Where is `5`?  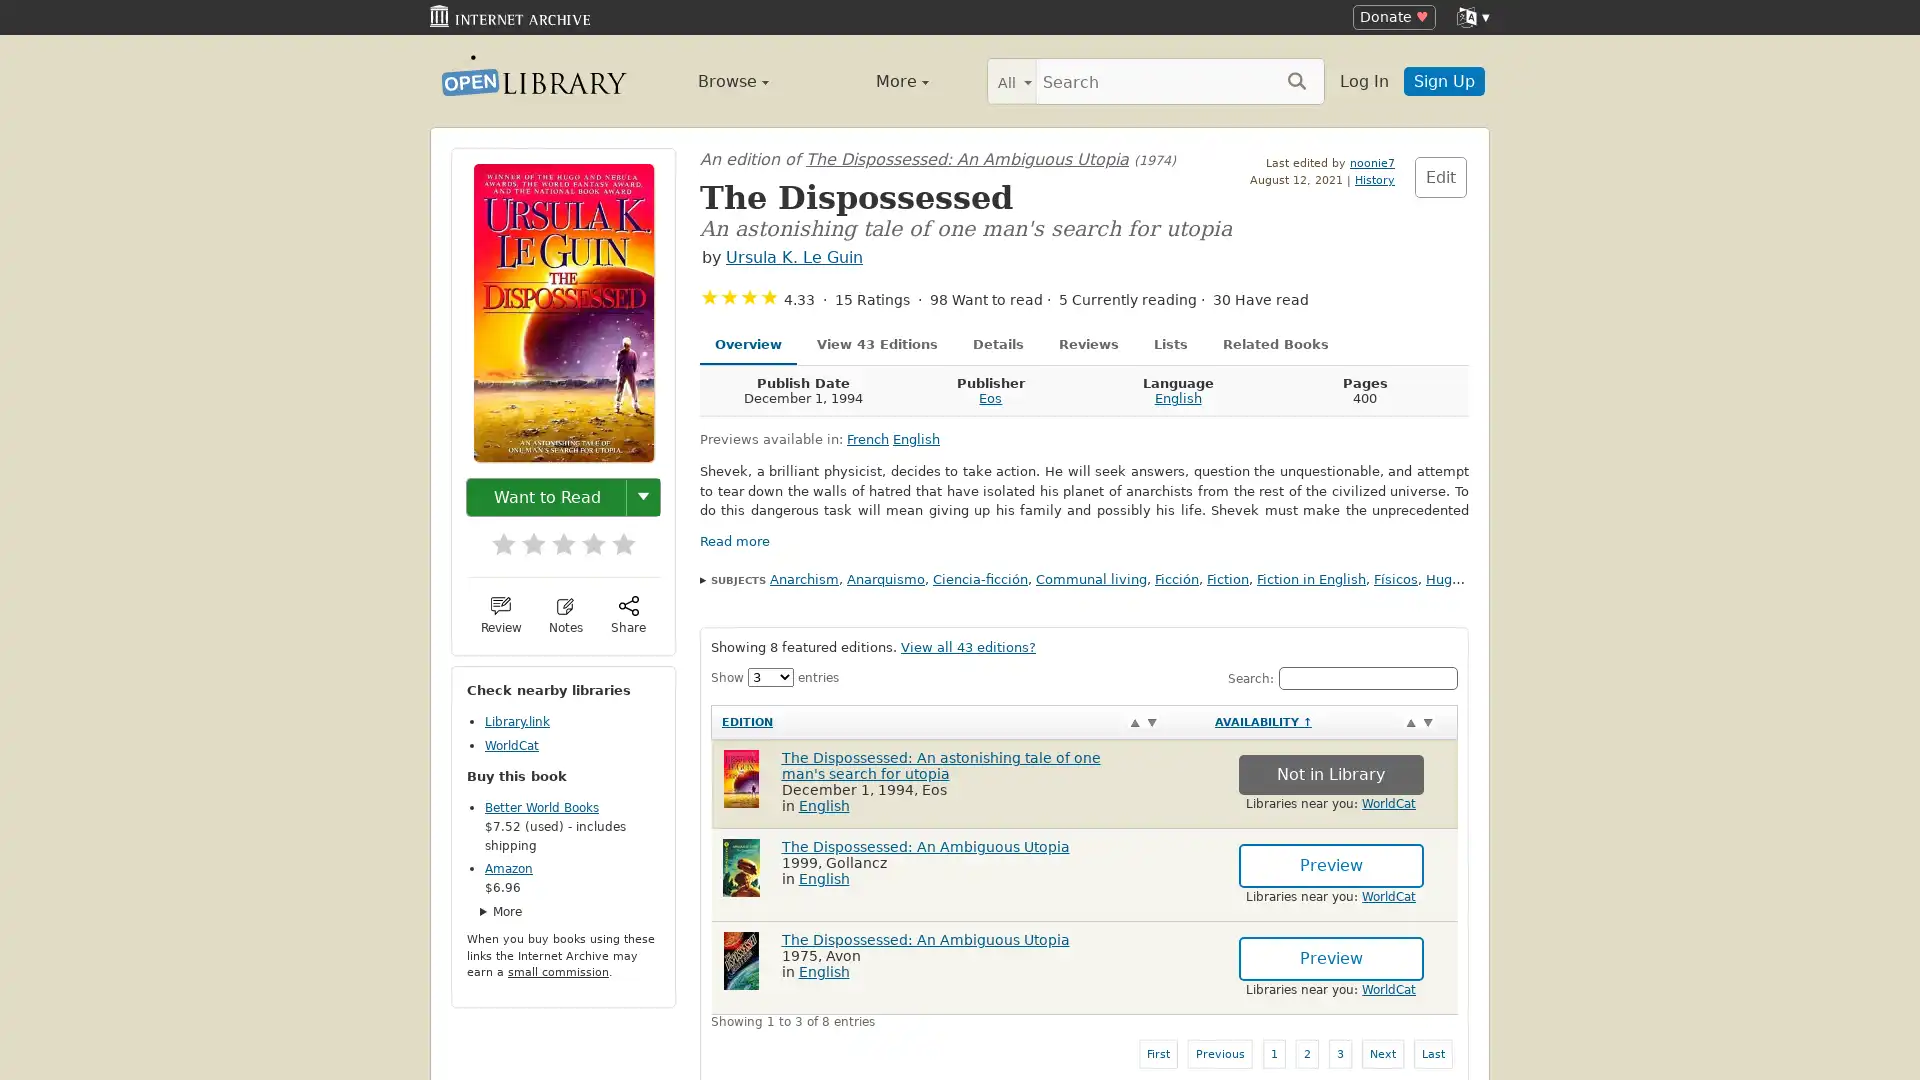
5 is located at coordinates (613, 536).